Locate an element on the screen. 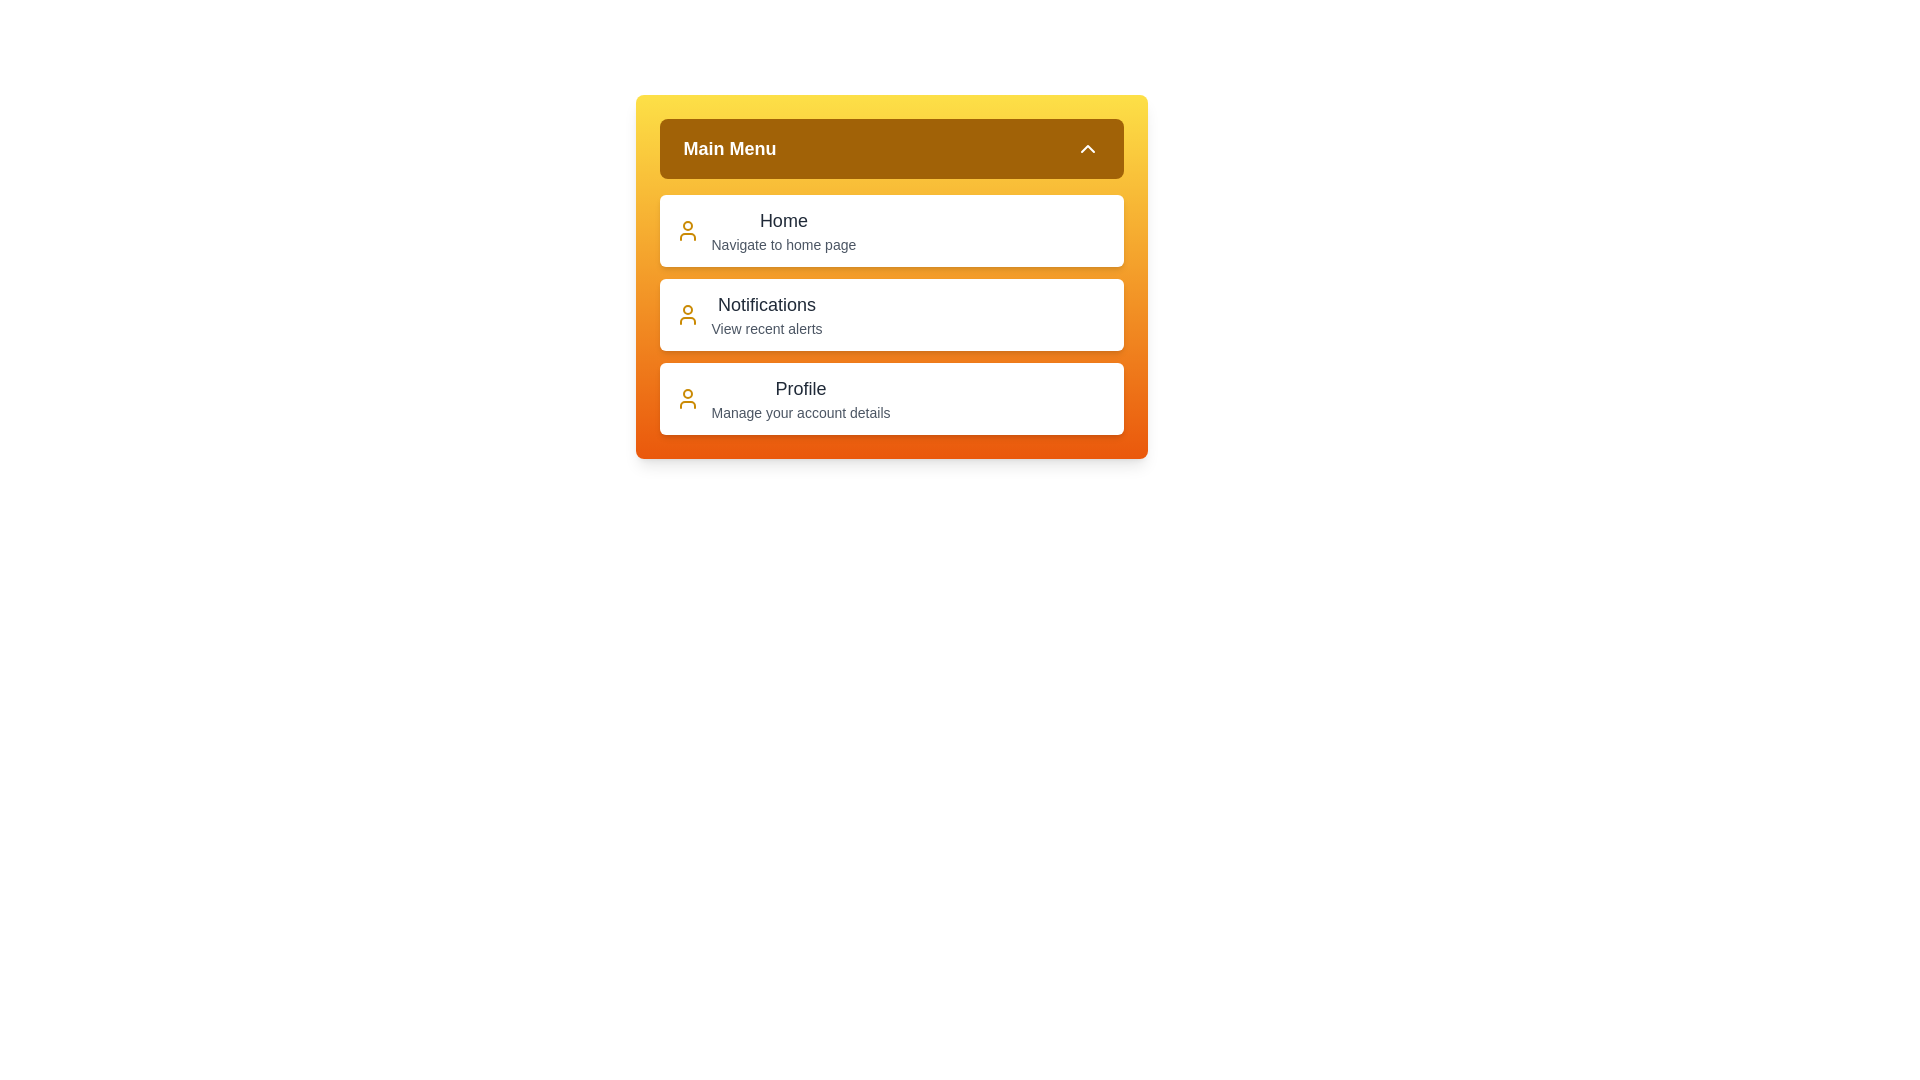 This screenshot has height=1080, width=1920. the menu item Notifications from the interactive menu is located at coordinates (890, 315).